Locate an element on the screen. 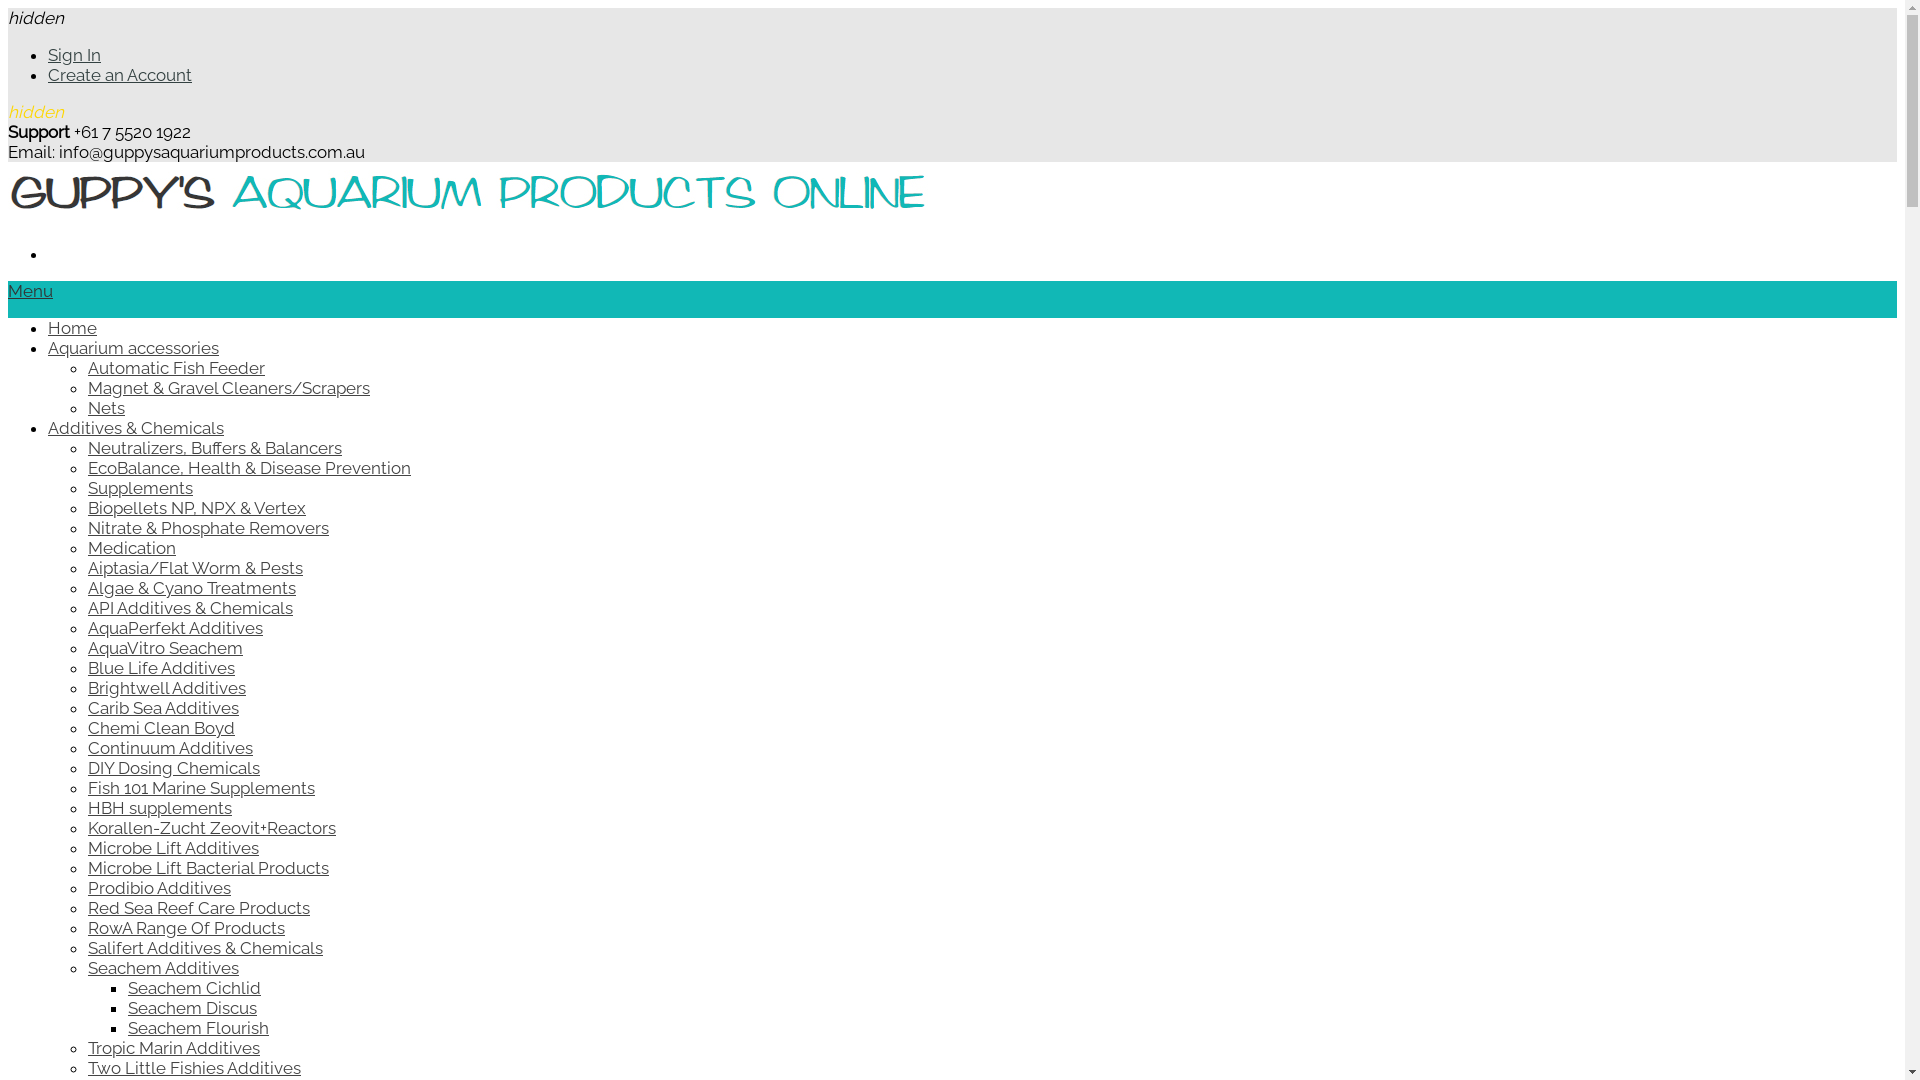  'Fish 101 Marine Supplements' is located at coordinates (201, 786).